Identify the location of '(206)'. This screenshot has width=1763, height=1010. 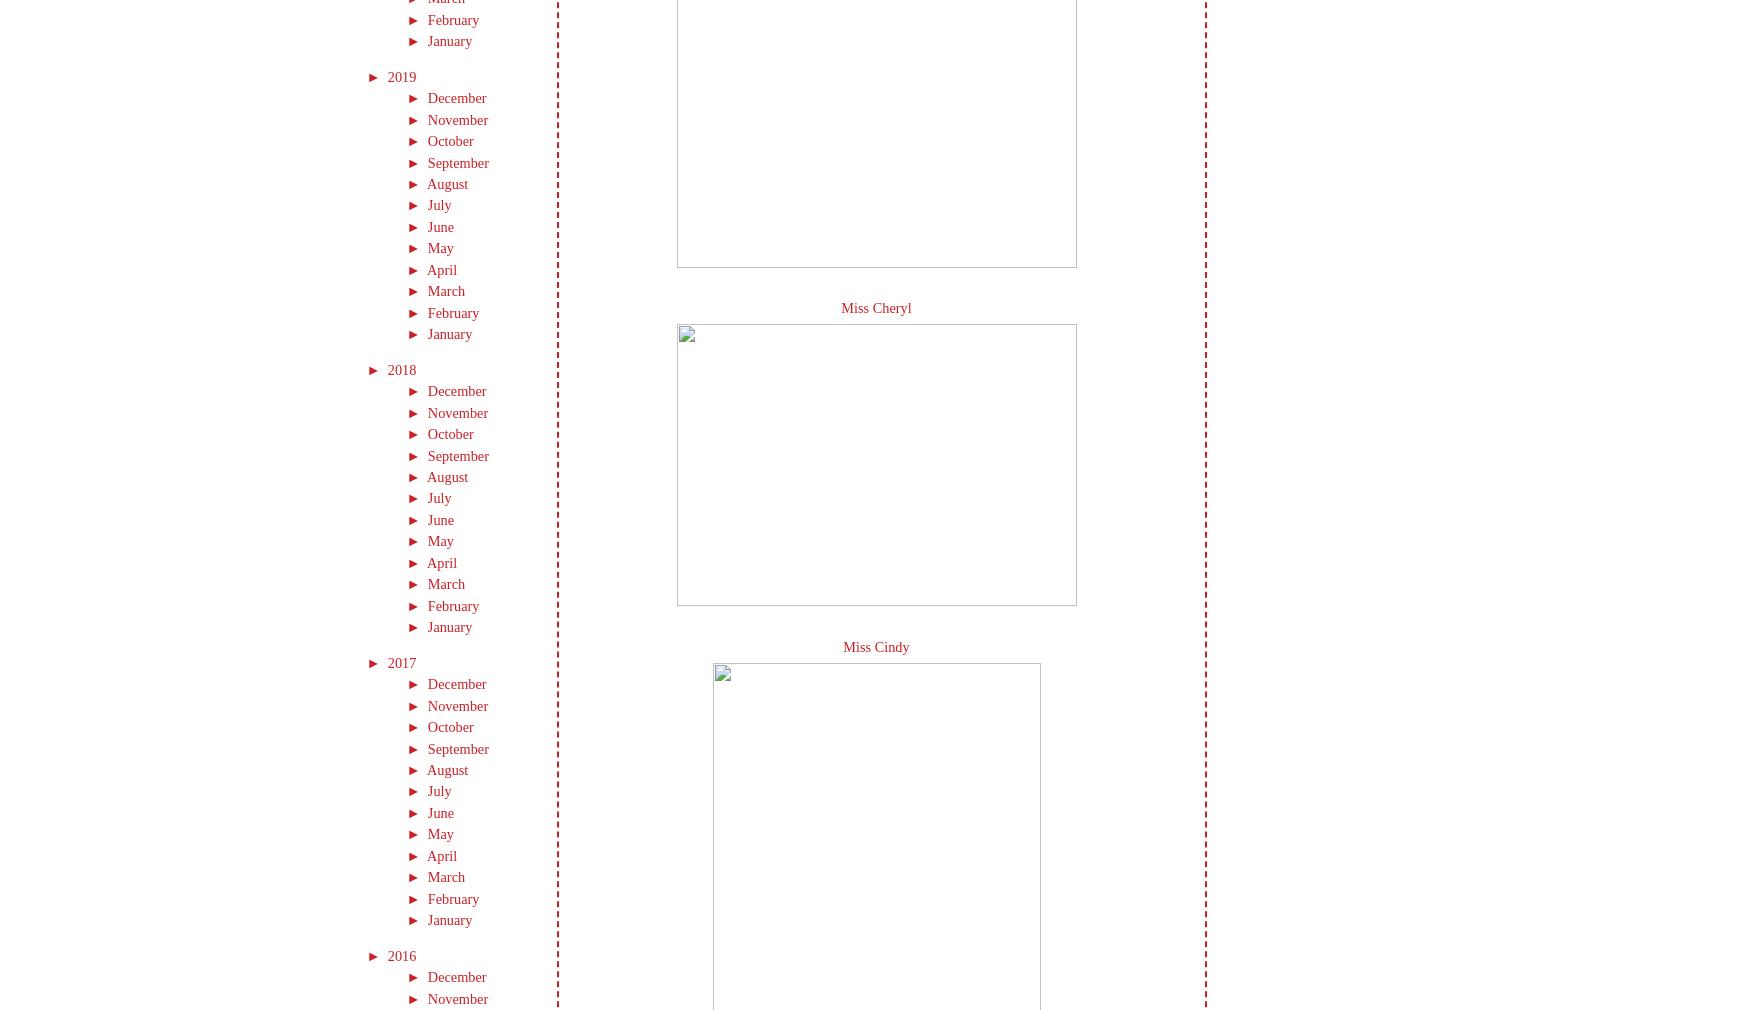
(434, 74).